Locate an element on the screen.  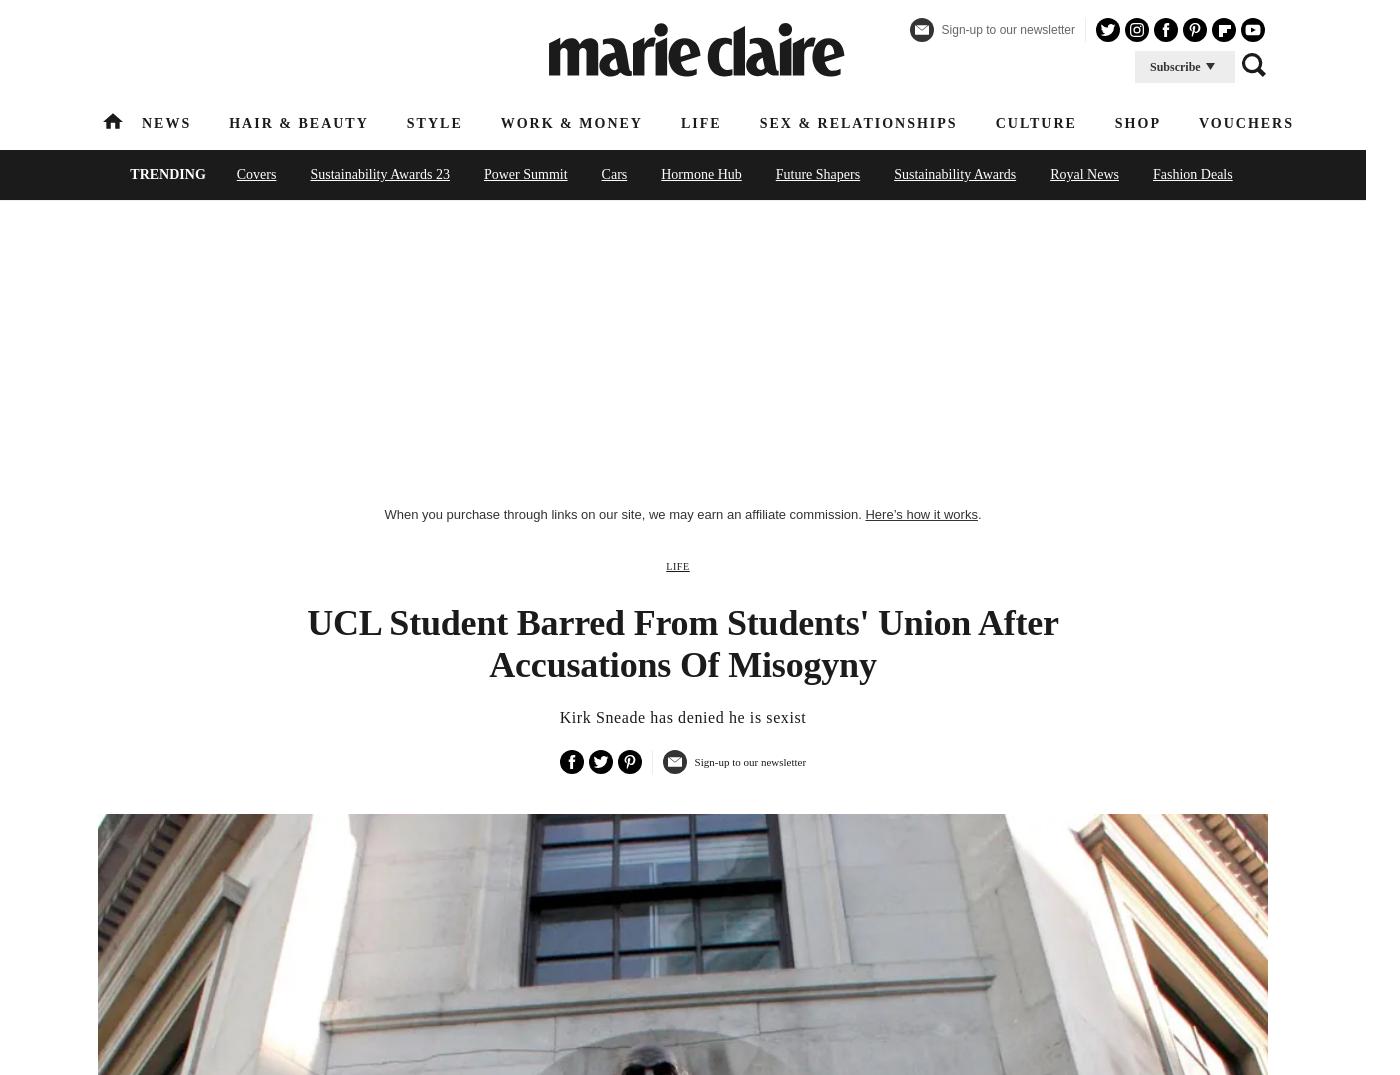
'Royal News' is located at coordinates (1084, 174).